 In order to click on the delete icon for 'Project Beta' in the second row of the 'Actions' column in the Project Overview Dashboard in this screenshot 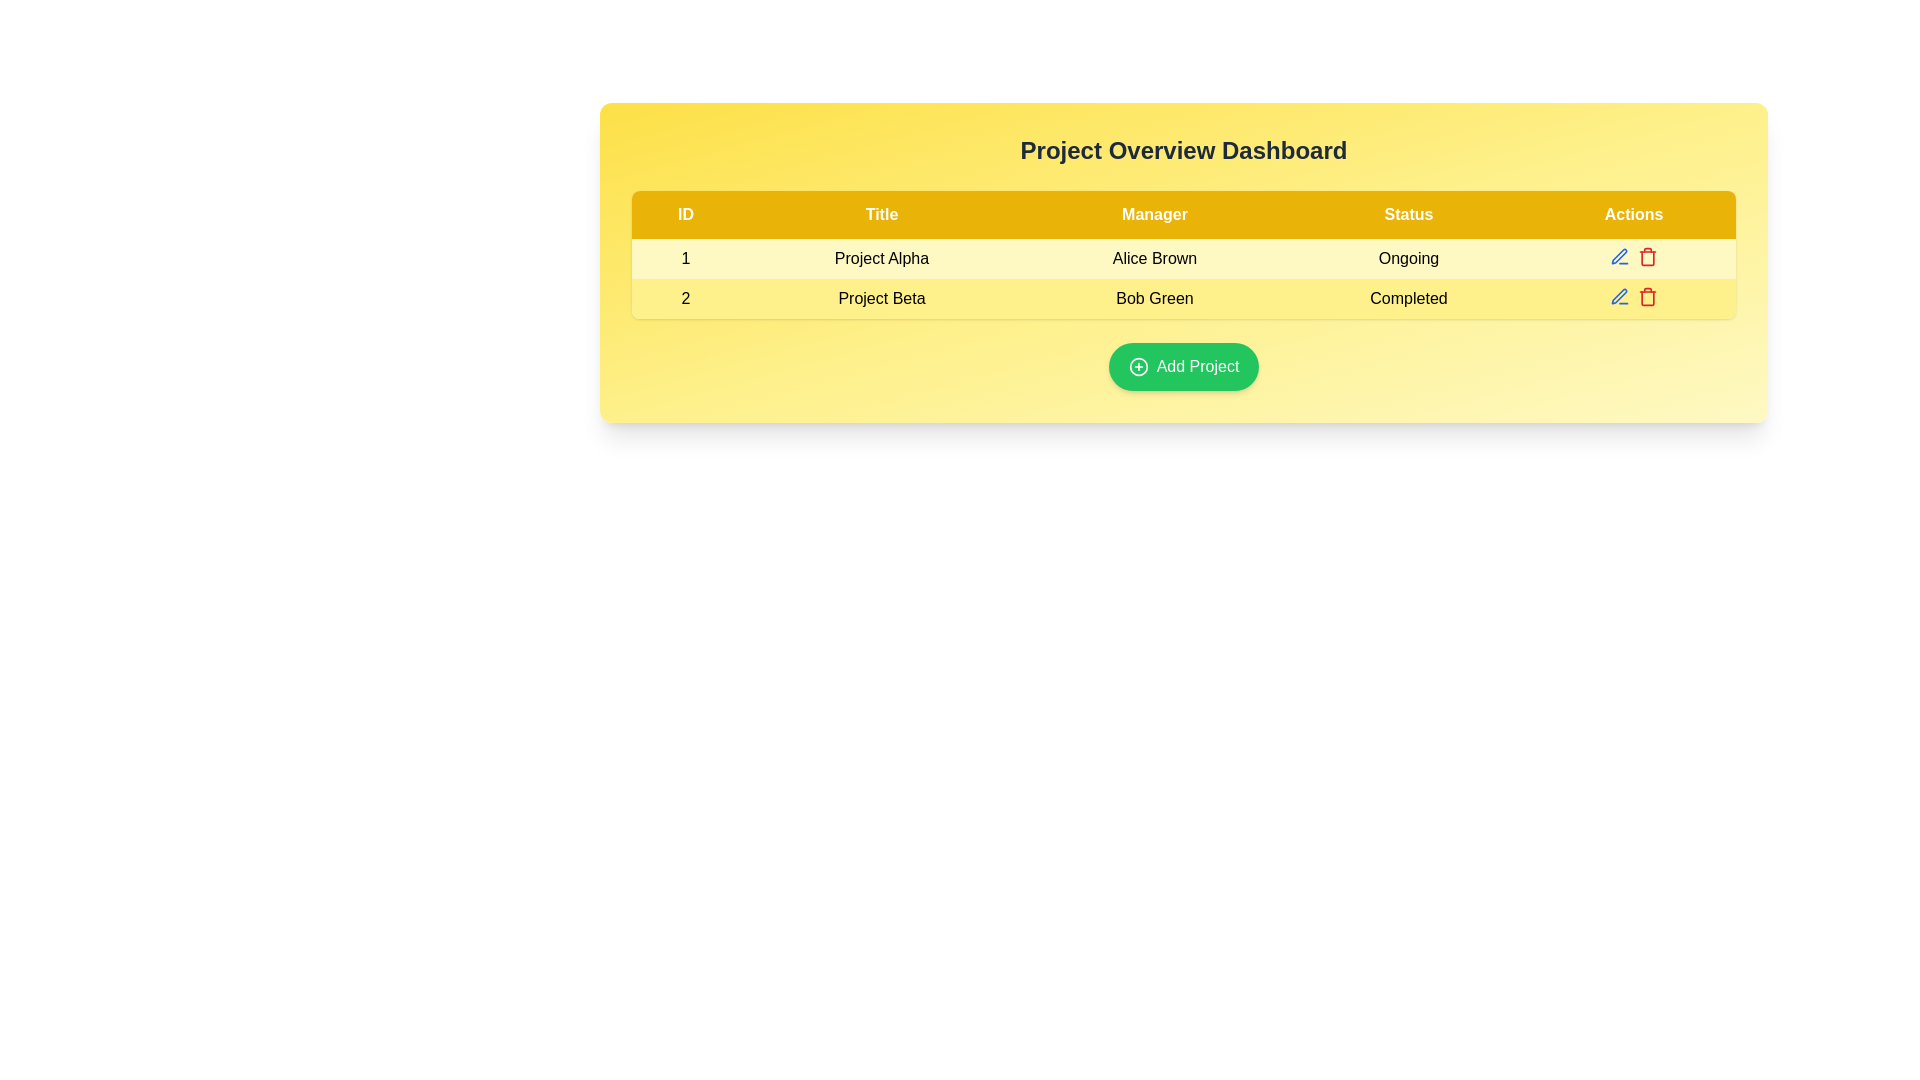, I will do `click(1647, 297)`.